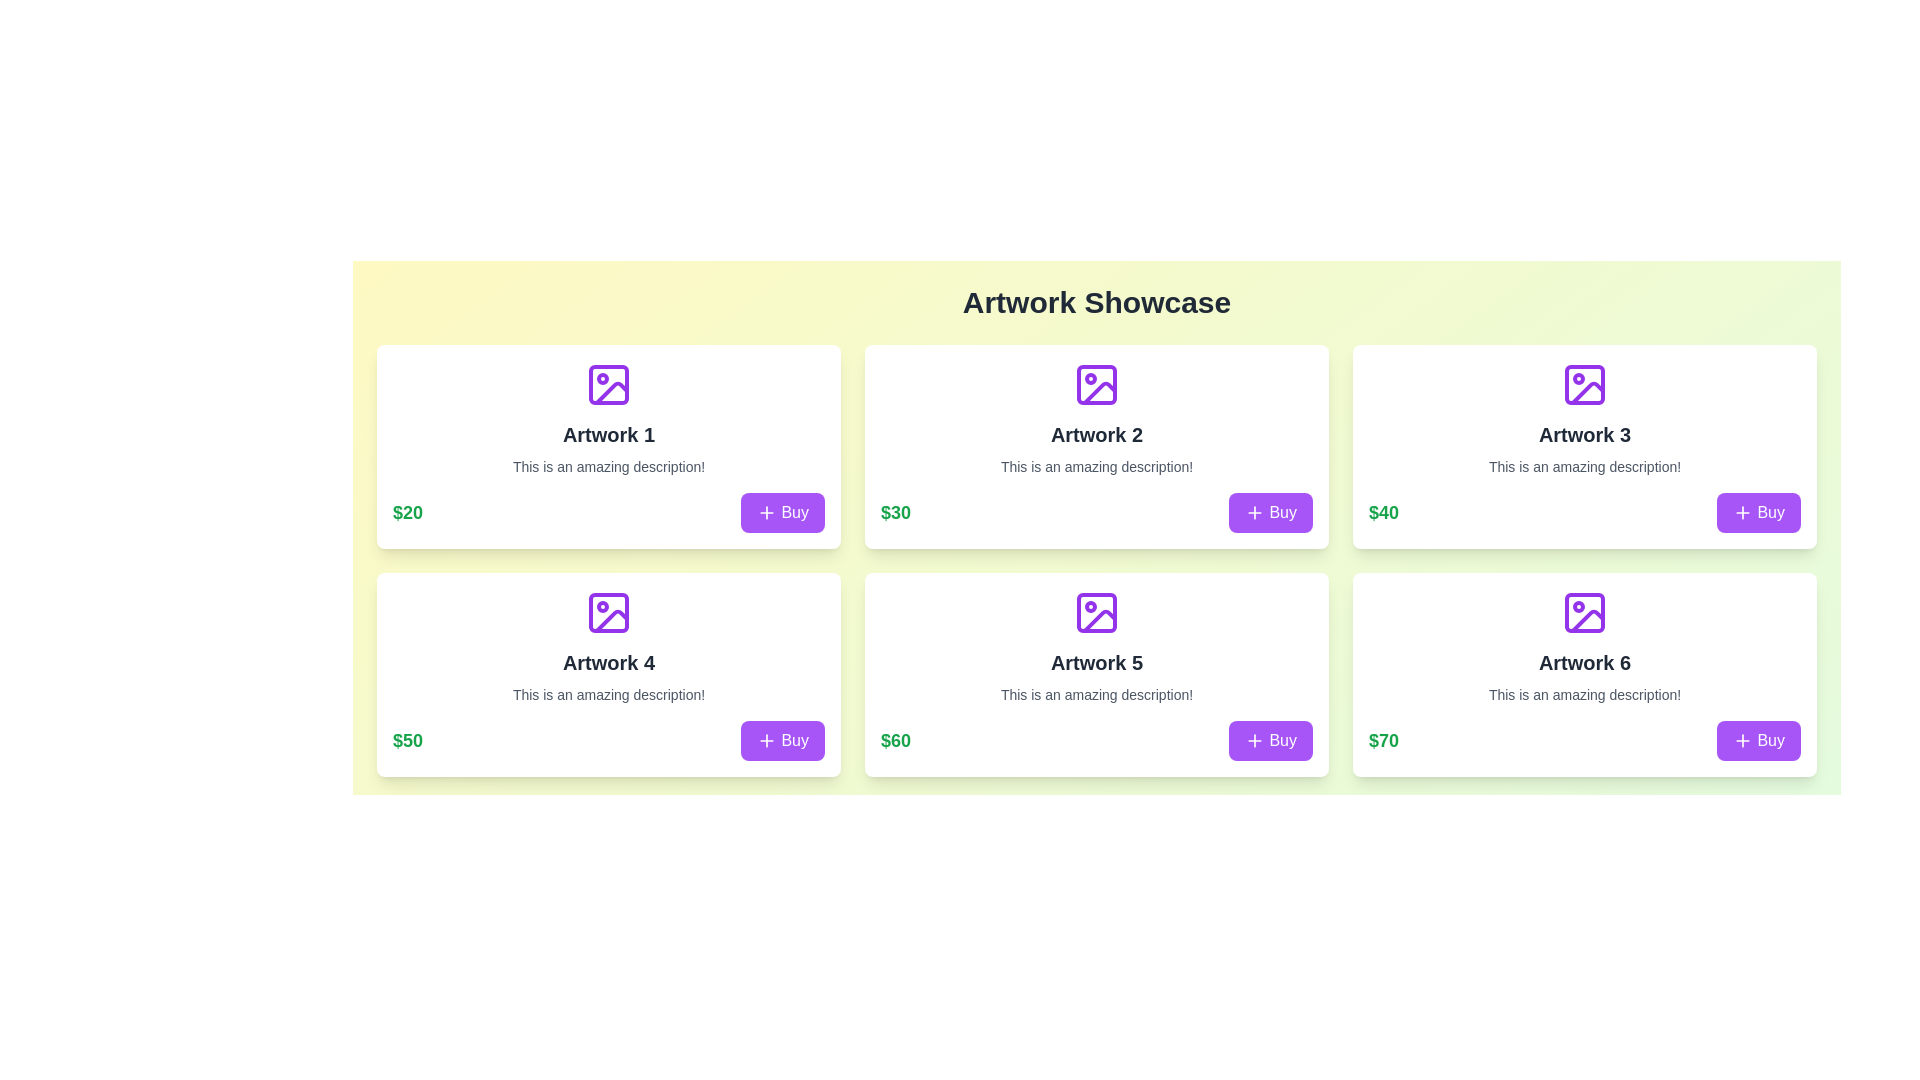 This screenshot has height=1080, width=1920. What do you see at coordinates (608, 612) in the screenshot?
I see `the rectangular background of the SVG icon within the card labeled 'Artwork 4', located in the top-left part of the card in the artwork grid` at bounding box center [608, 612].